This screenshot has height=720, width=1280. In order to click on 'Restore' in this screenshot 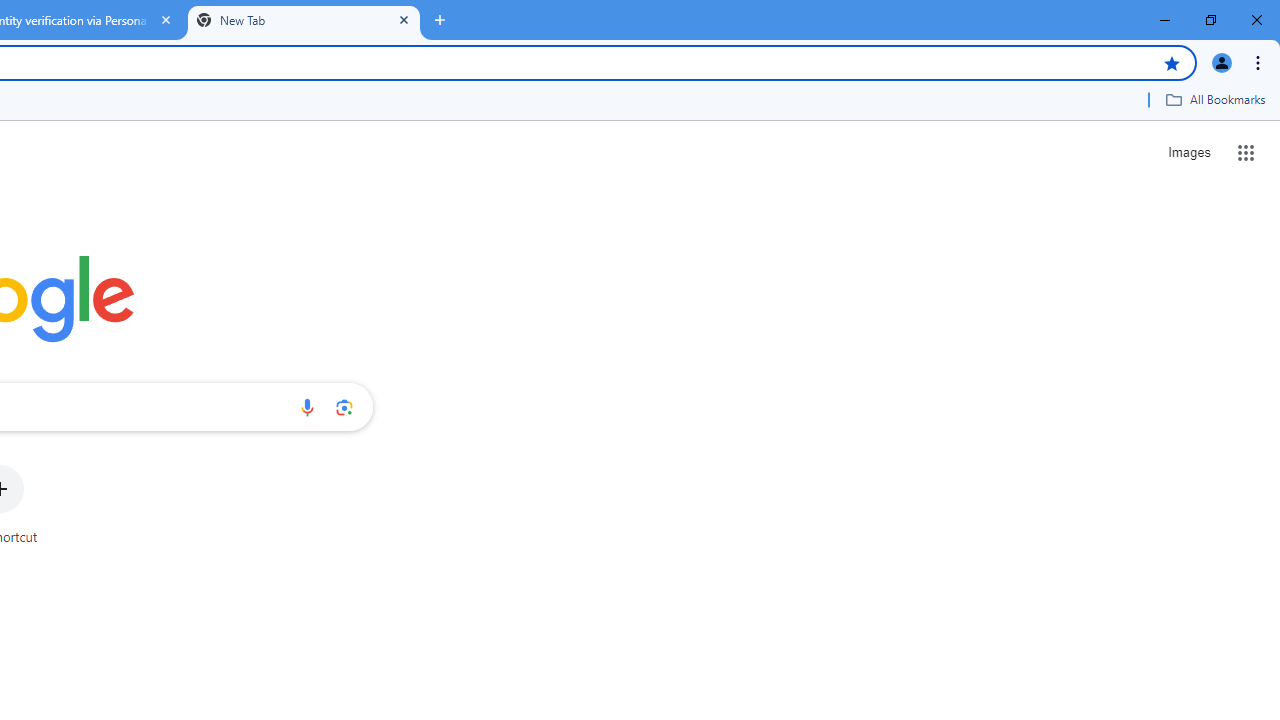, I will do `click(1209, 20)`.